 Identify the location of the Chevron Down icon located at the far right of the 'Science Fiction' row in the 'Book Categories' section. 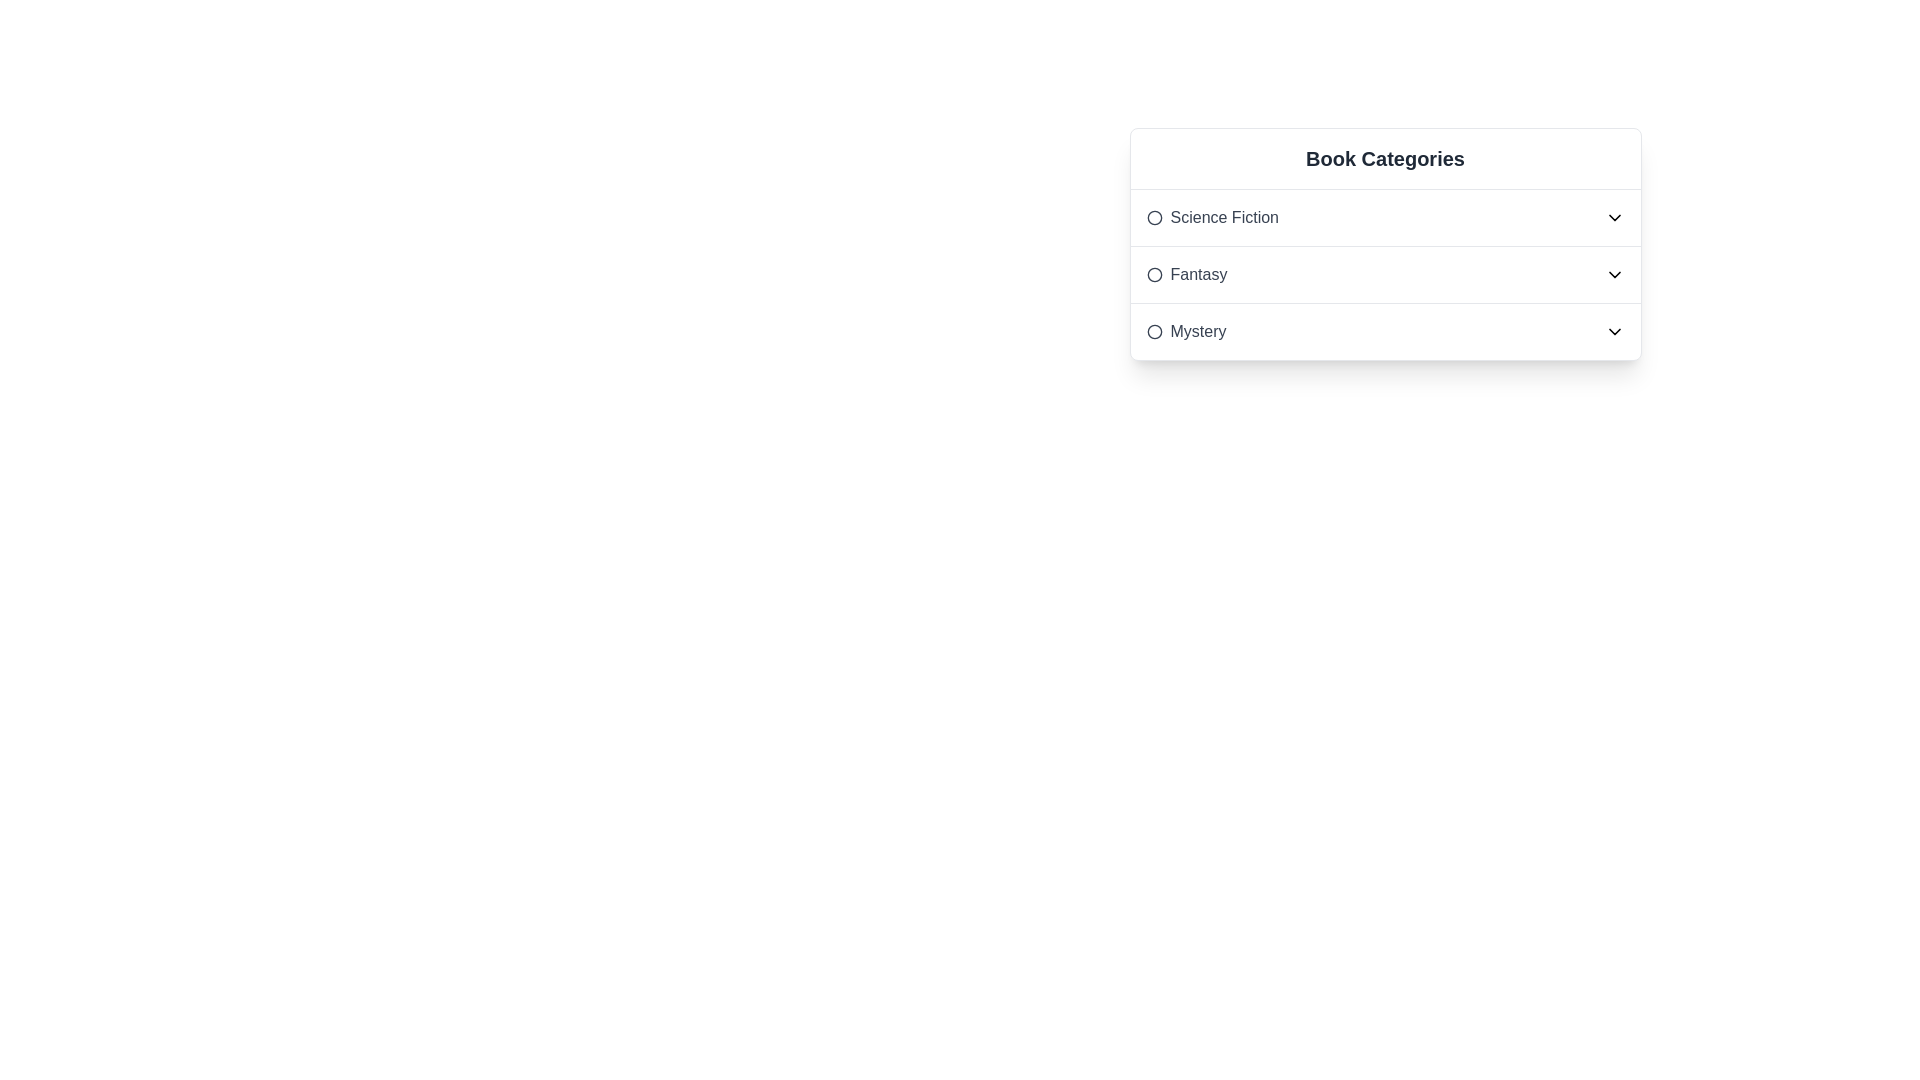
(1614, 218).